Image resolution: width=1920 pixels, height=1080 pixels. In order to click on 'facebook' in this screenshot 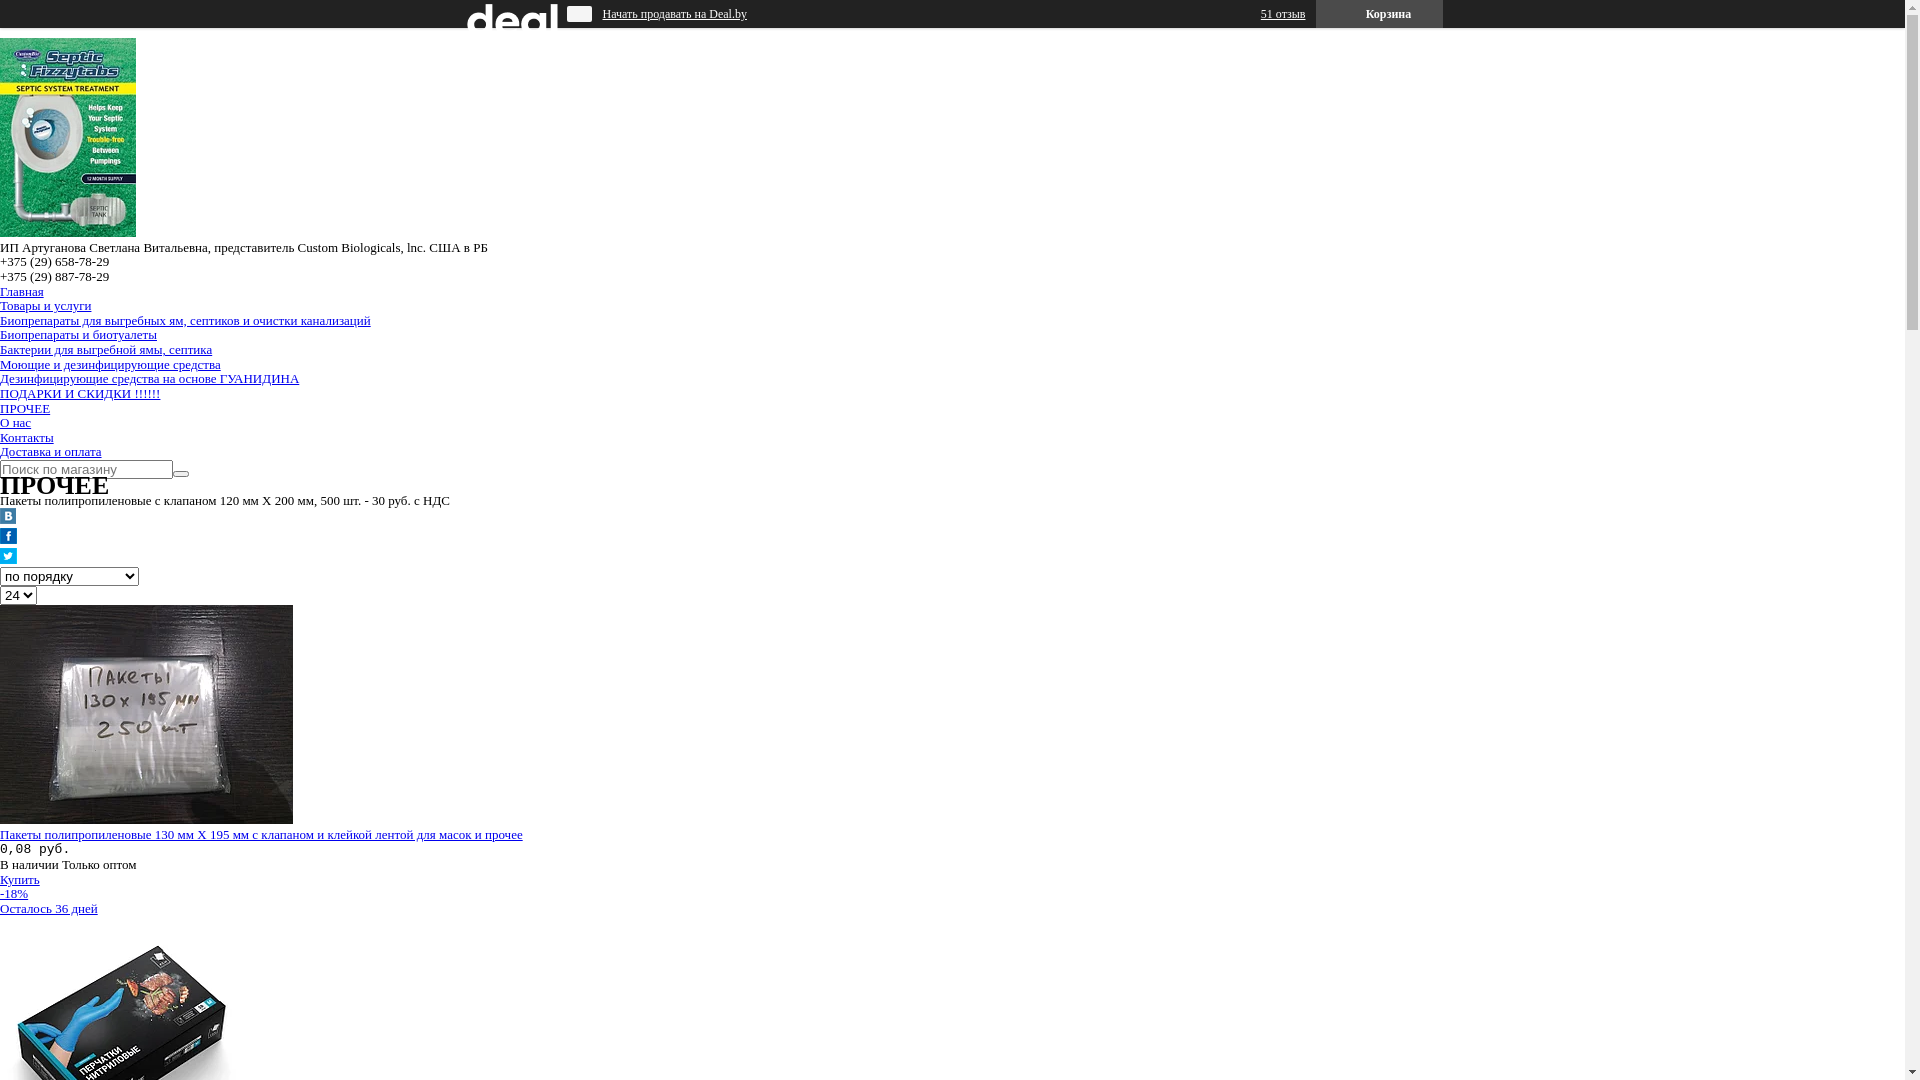, I will do `click(8, 538)`.